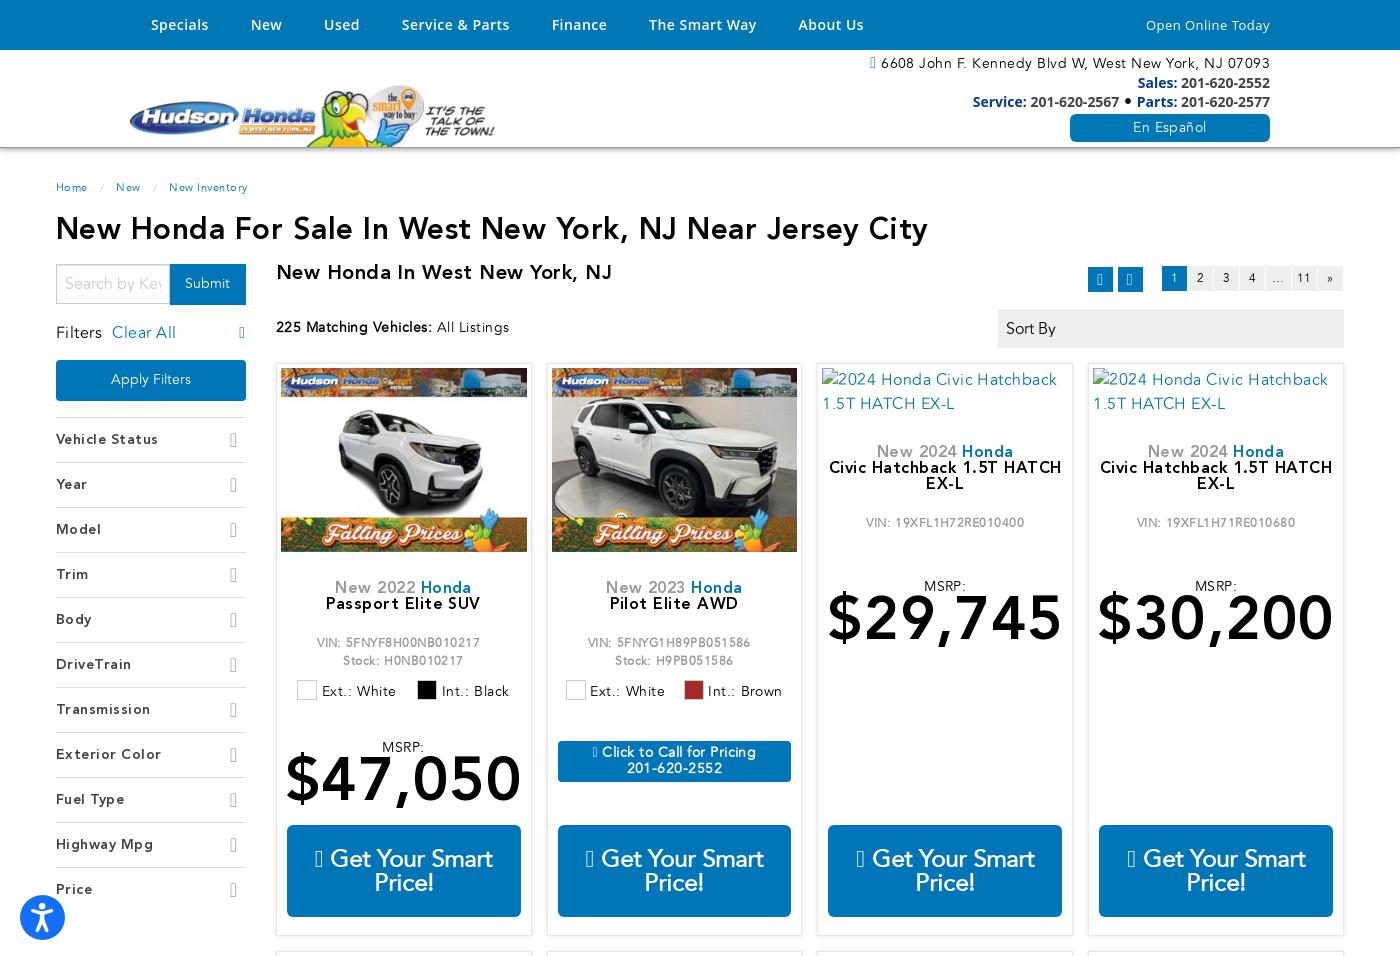 The height and width of the screenshot is (956, 1400). I want to click on 'Specials', so click(149, 23).